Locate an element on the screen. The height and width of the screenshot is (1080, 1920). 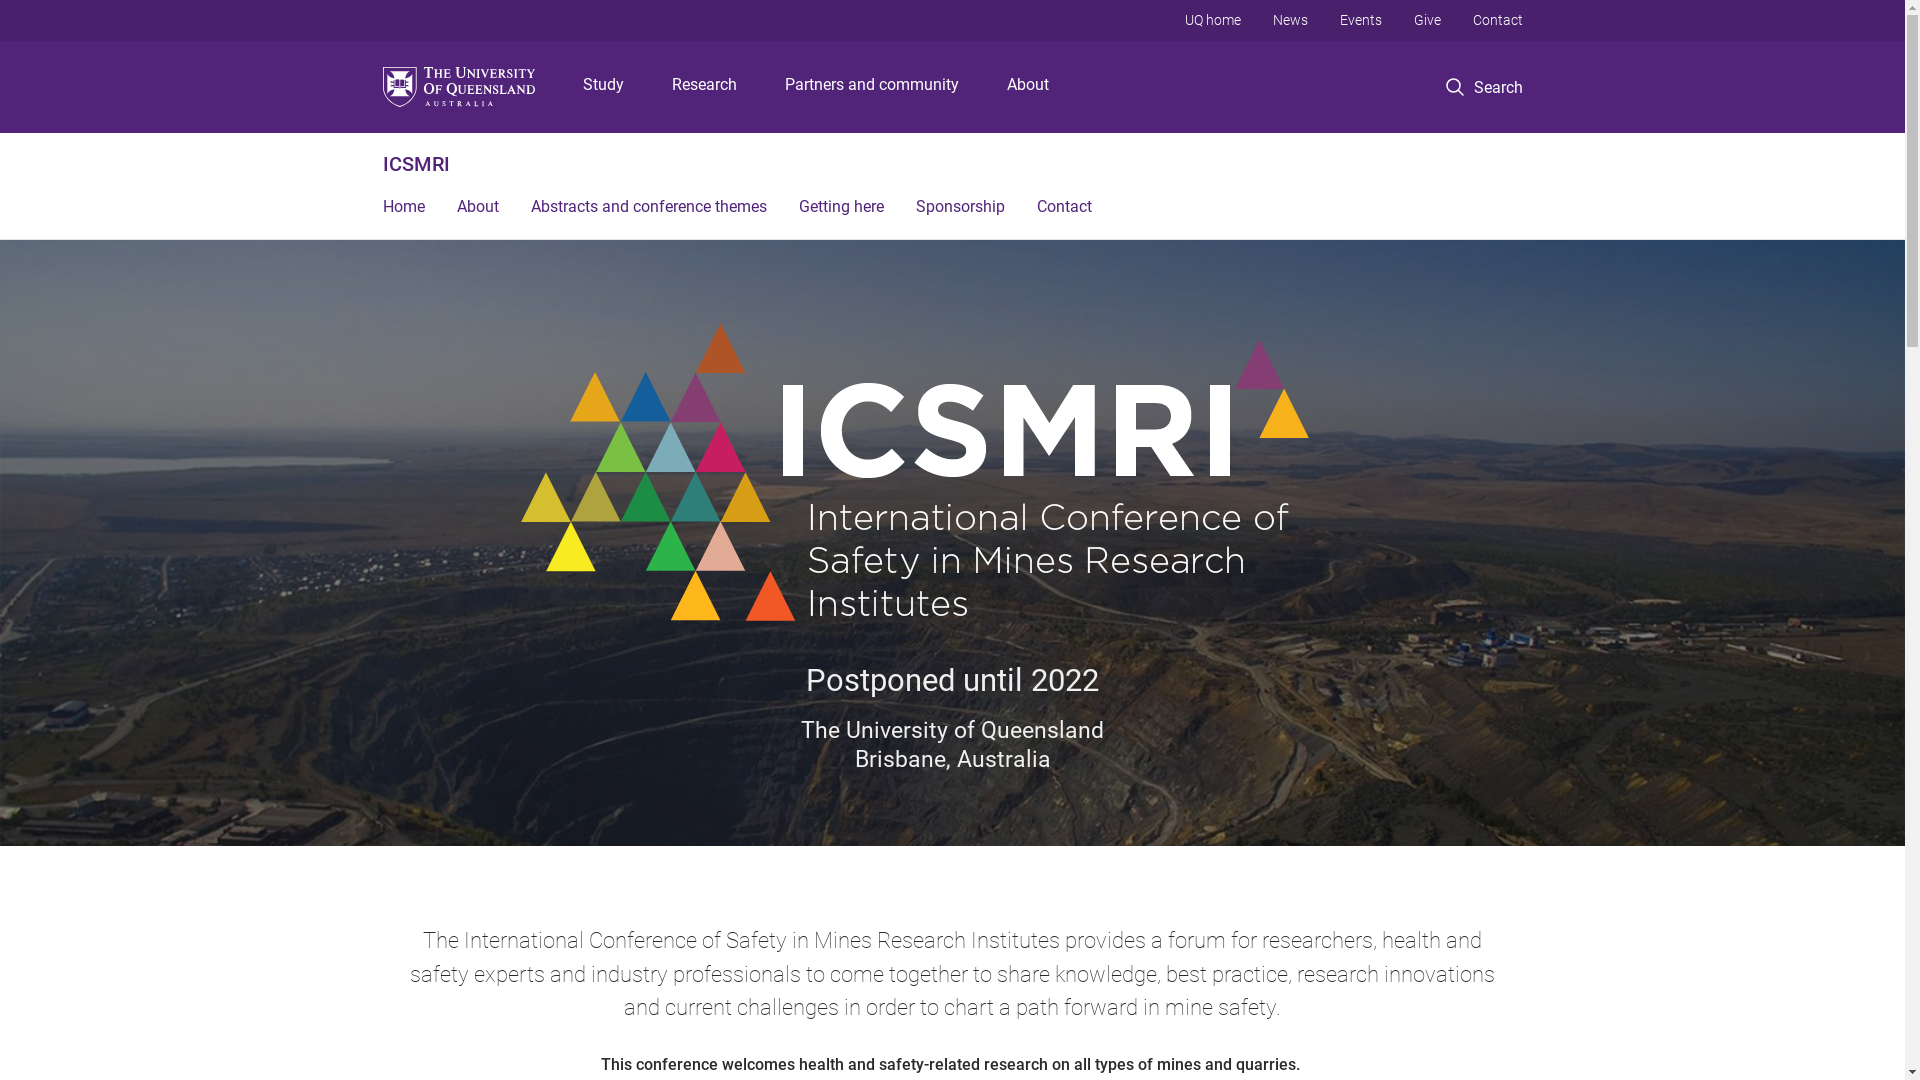
'Give' is located at coordinates (1426, 20).